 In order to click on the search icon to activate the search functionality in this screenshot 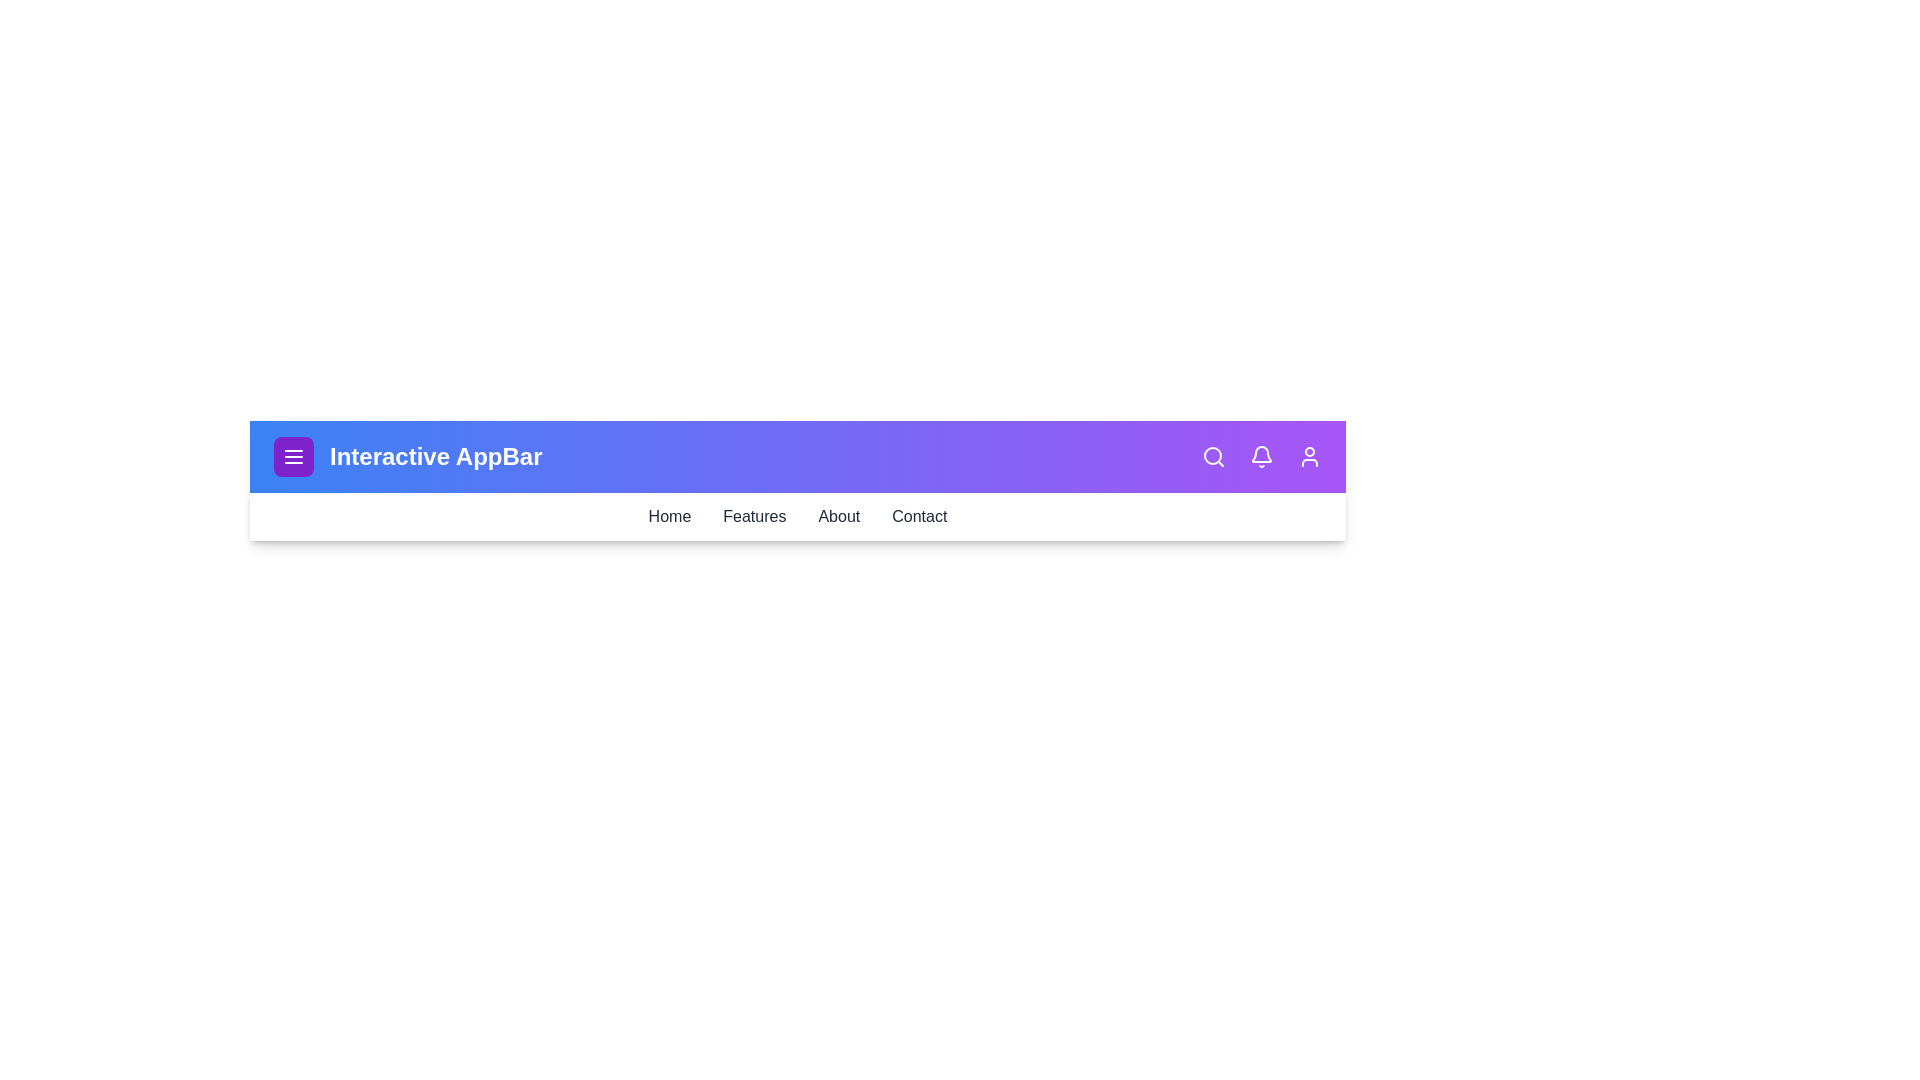, I will do `click(1213, 456)`.